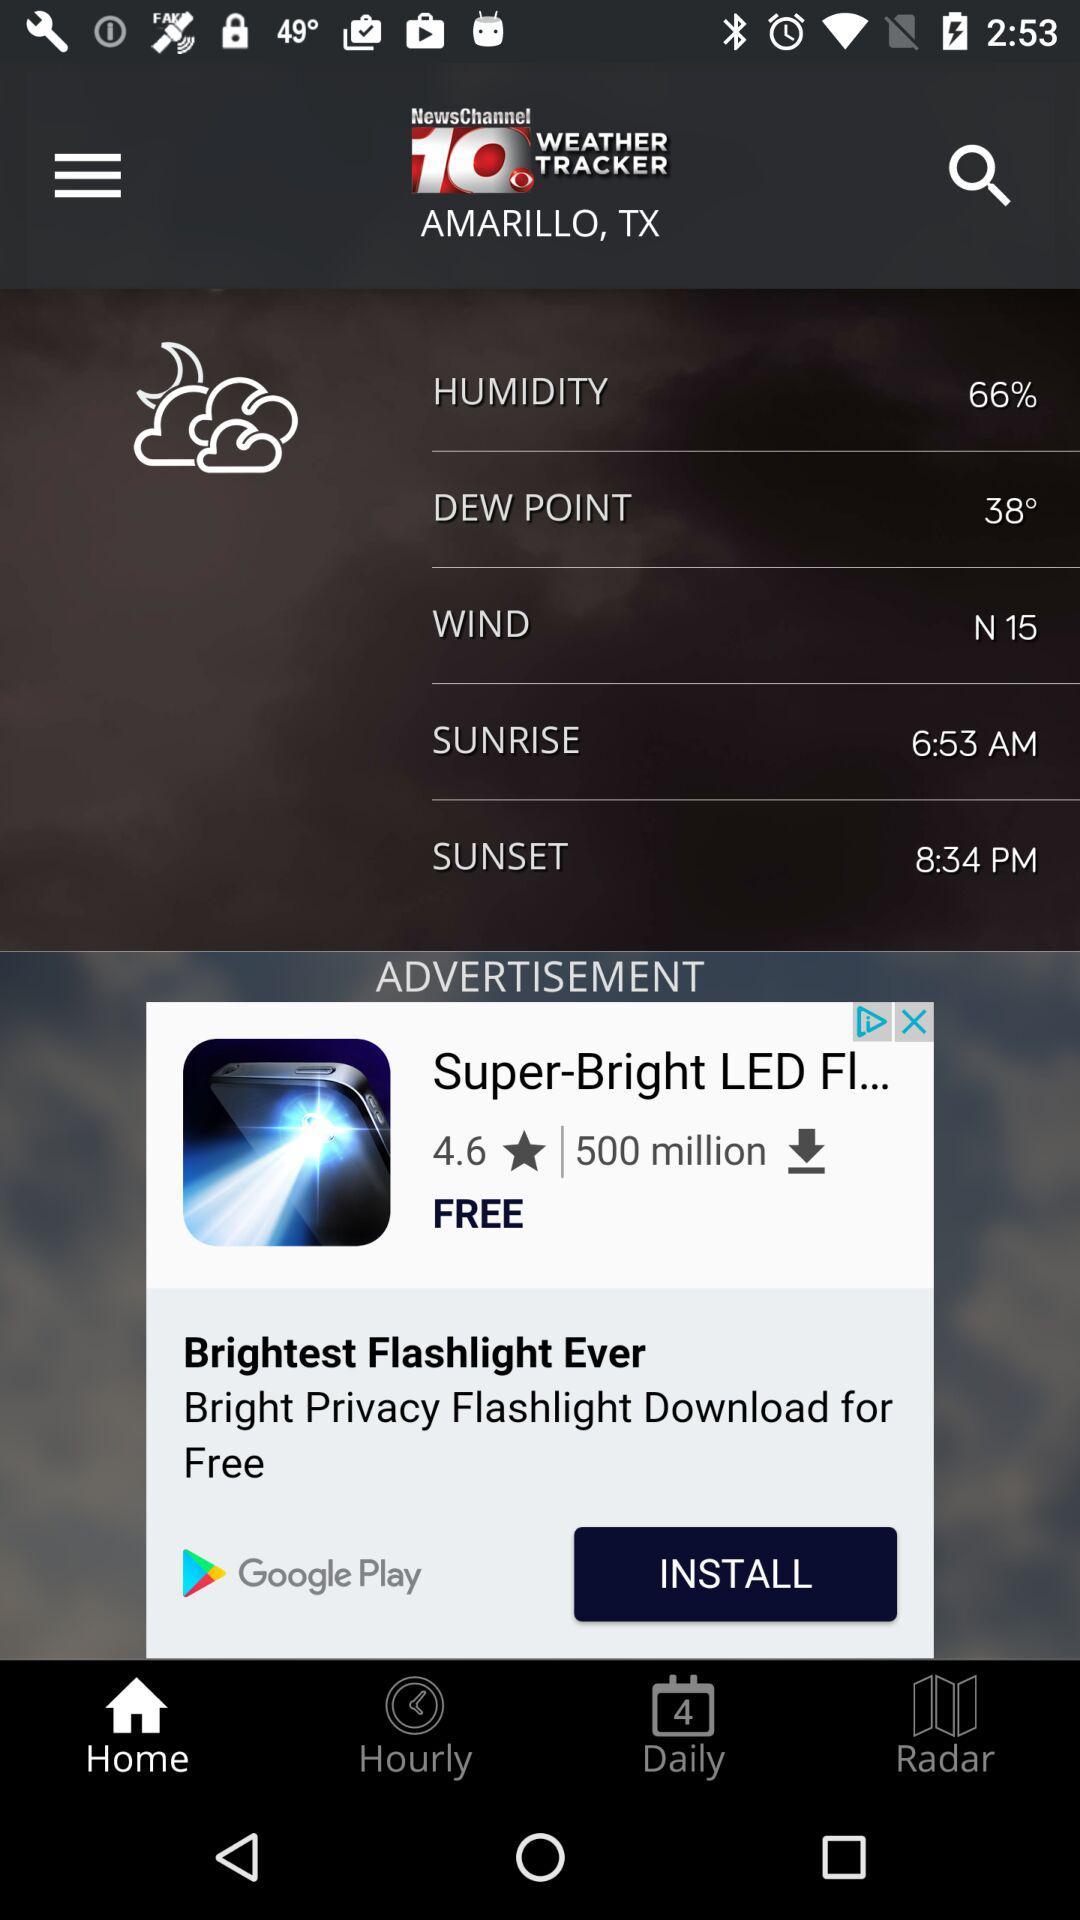  I want to click on the daily icon, so click(682, 1726).